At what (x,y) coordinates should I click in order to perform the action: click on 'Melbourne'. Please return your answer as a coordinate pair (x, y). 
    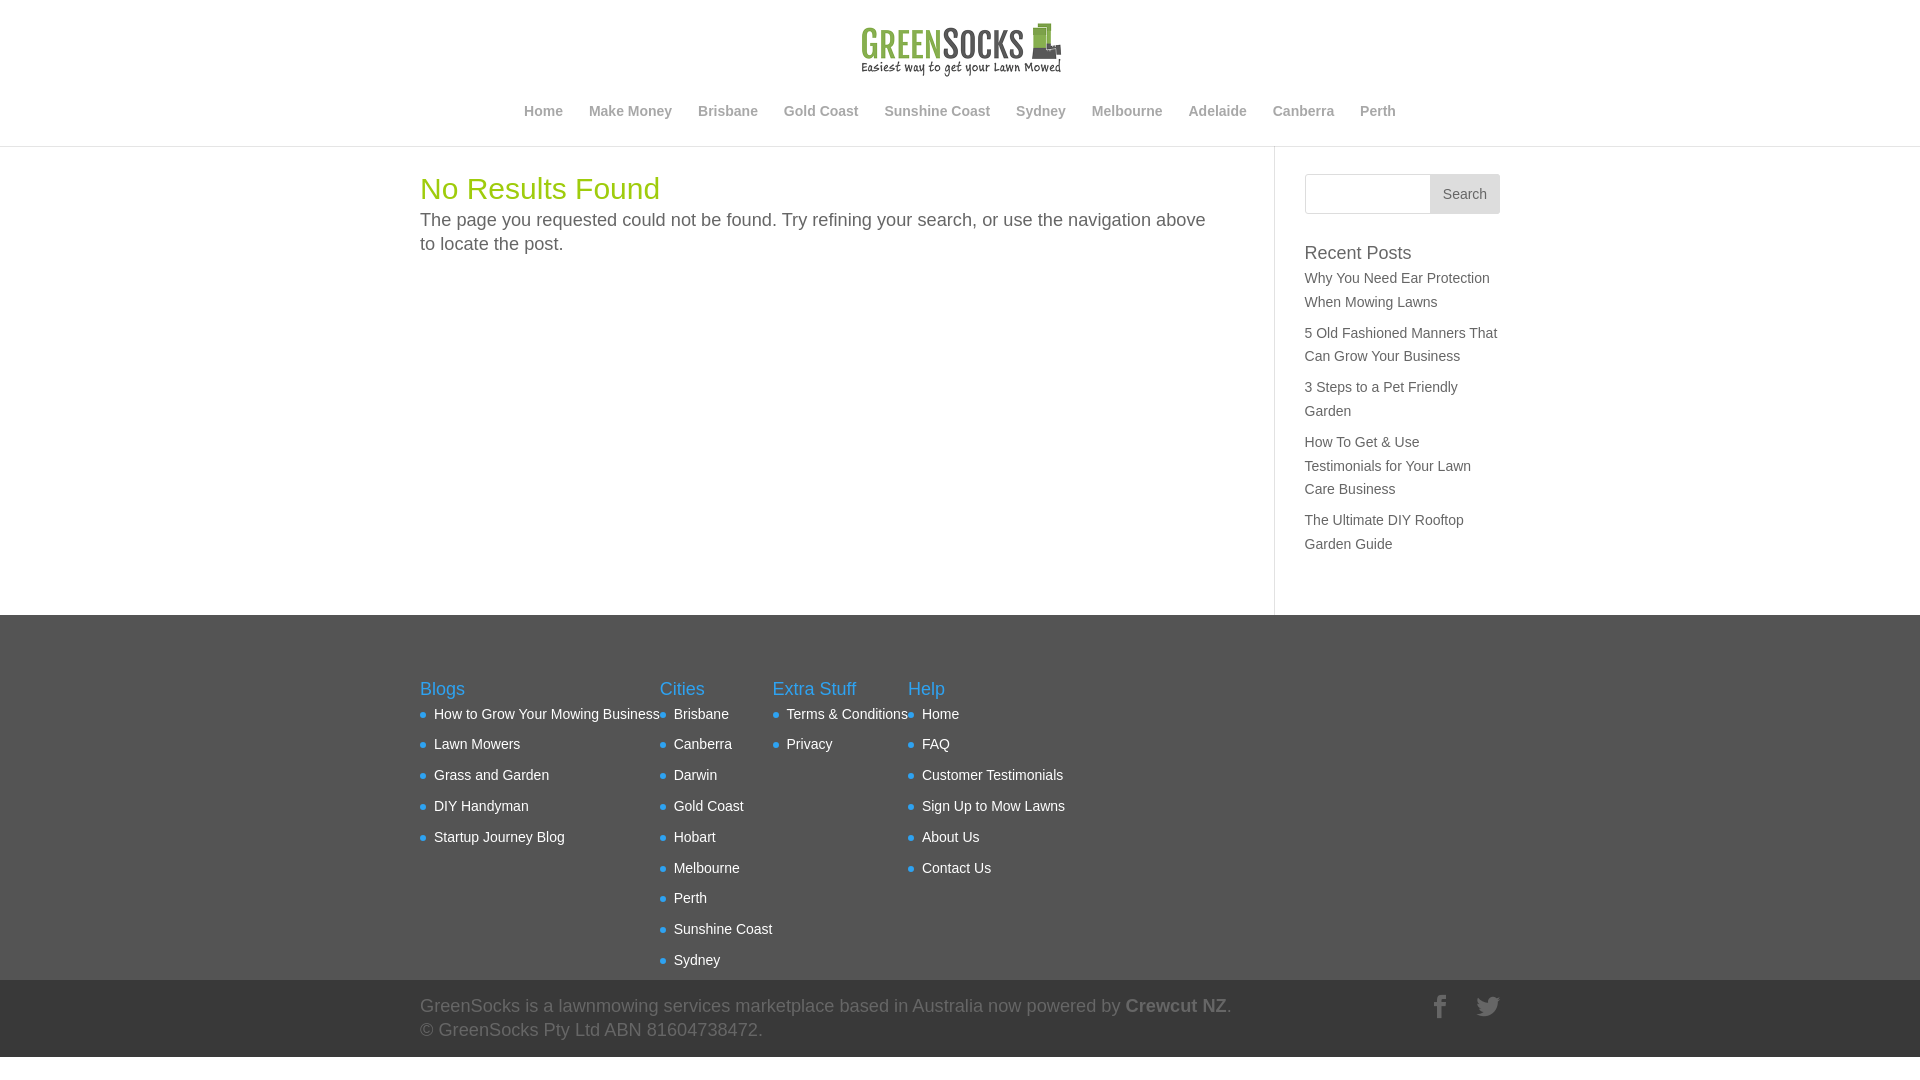
    Looking at the image, I should click on (1127, 124).